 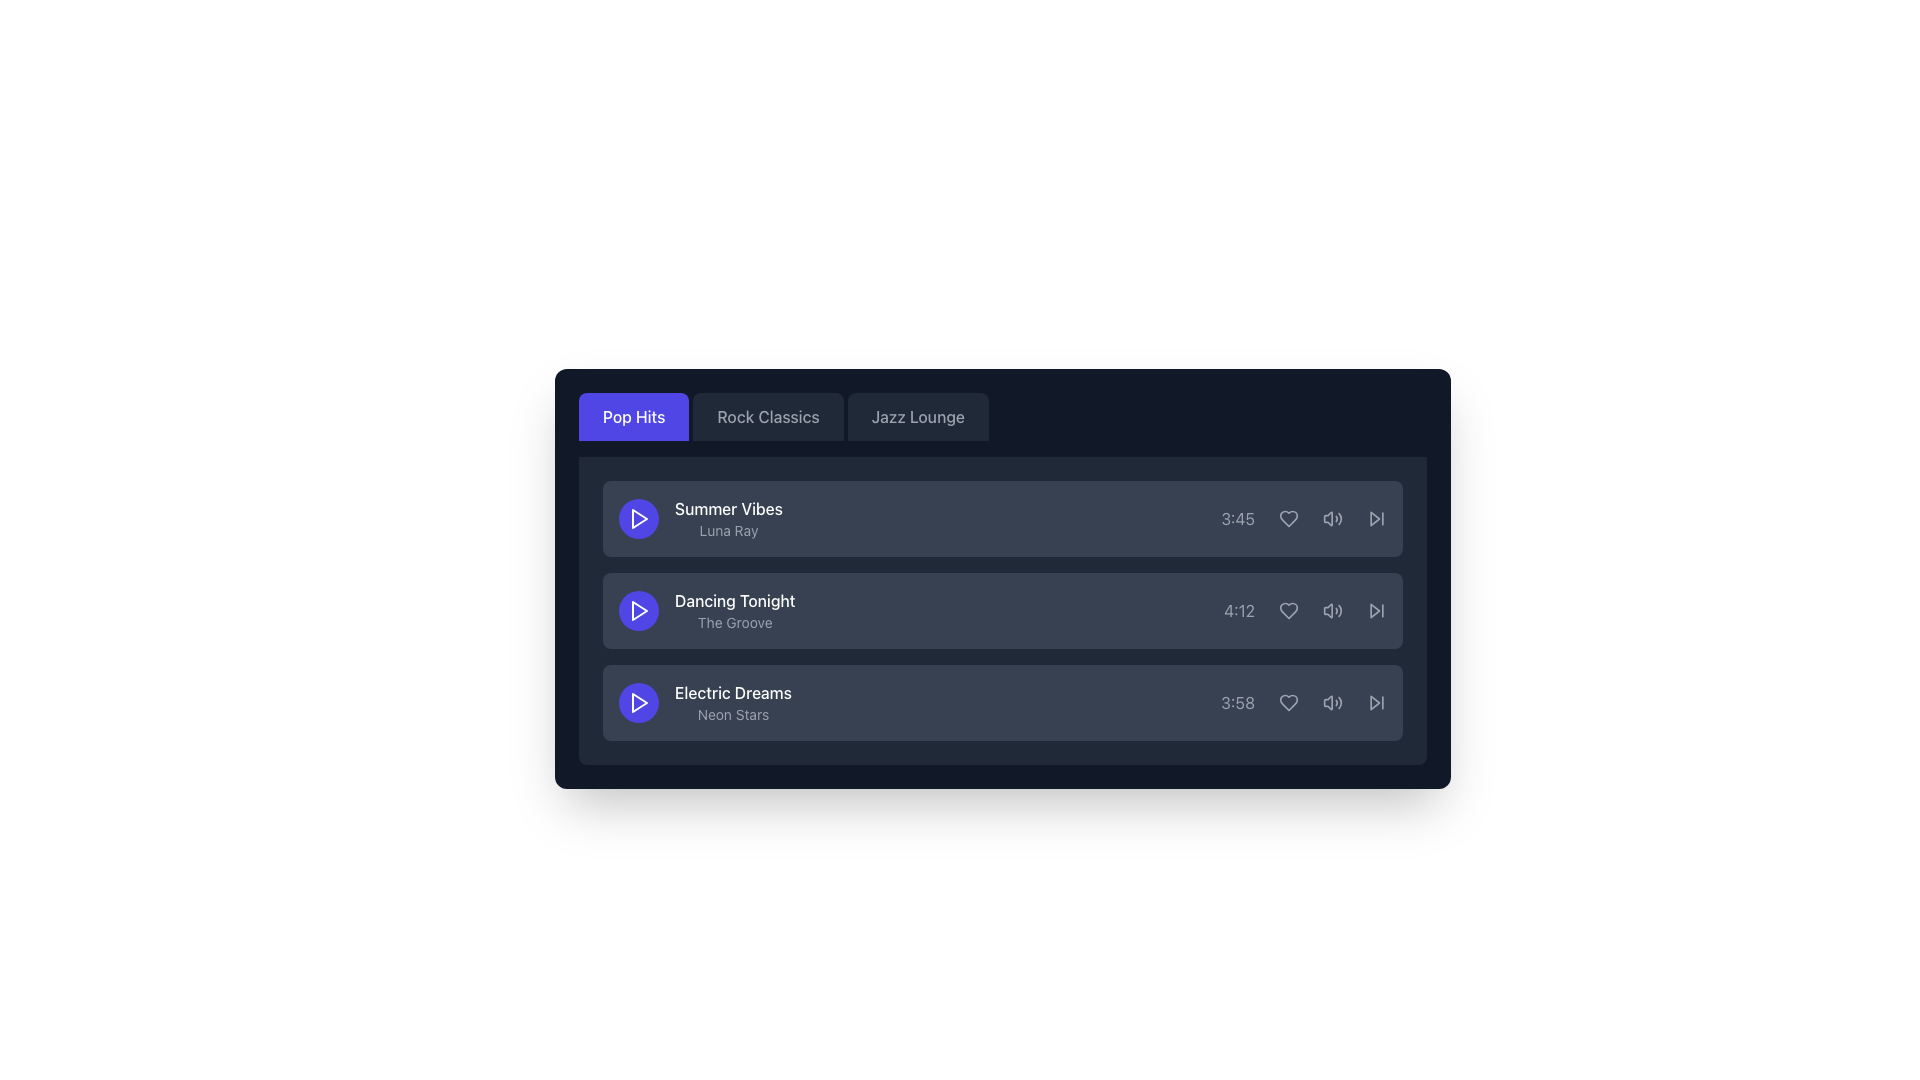 I want to click on the text display showing the song title and artist, located in the second row of the song list, between 'Summer Vibes' and 'Electric Dreams', so click(x=707, y=609).